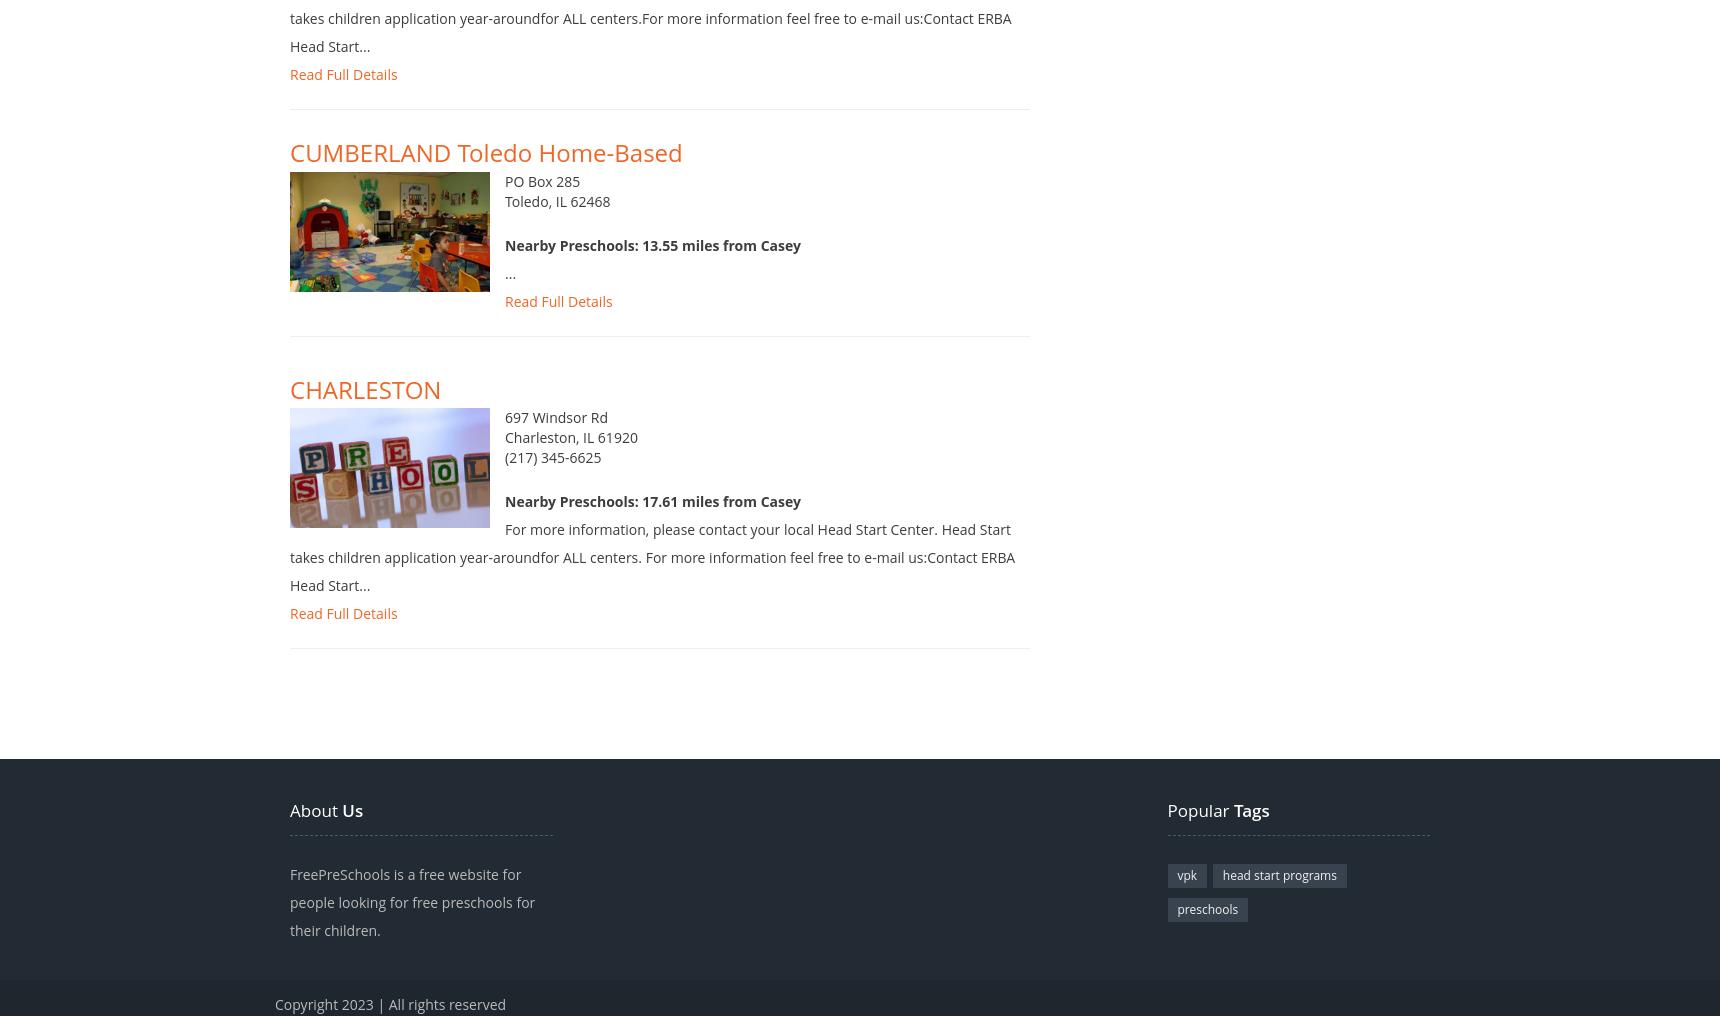 This screenshot has height=1016, width=1720. I want to click on '...', so click(504, 293).